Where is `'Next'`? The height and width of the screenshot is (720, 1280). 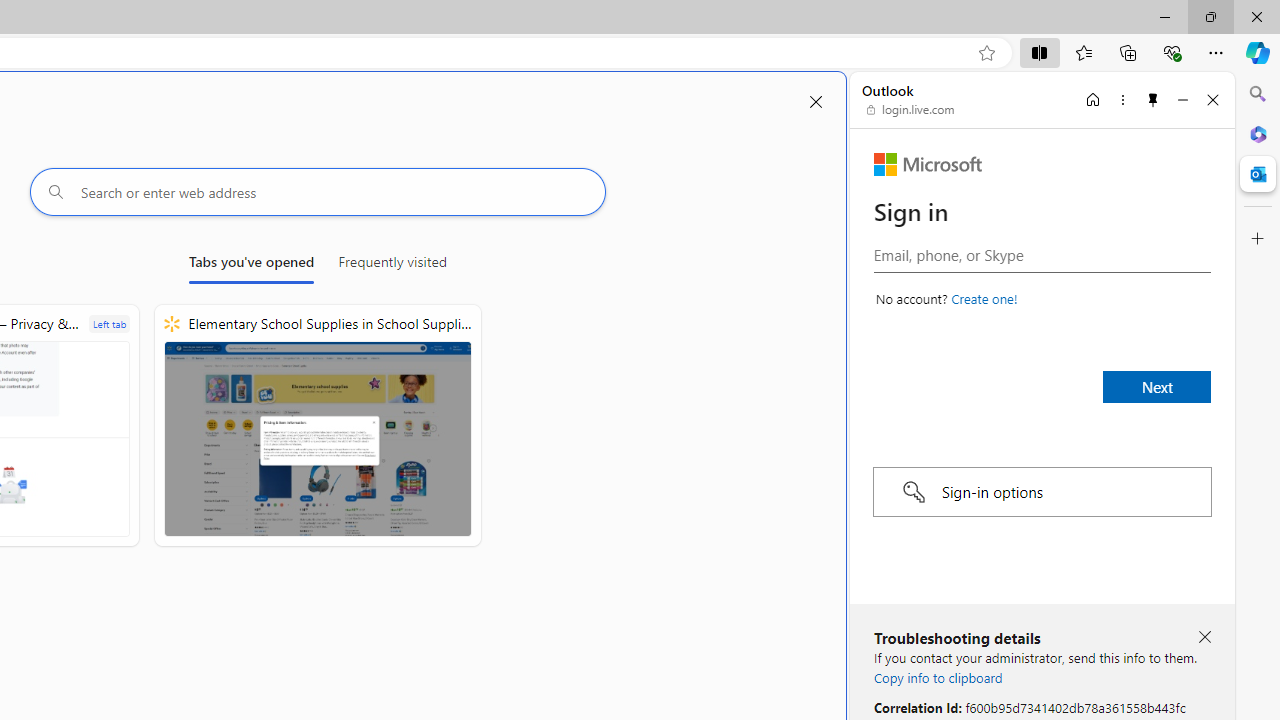
'Next' is located at coordinates (1157, 387).